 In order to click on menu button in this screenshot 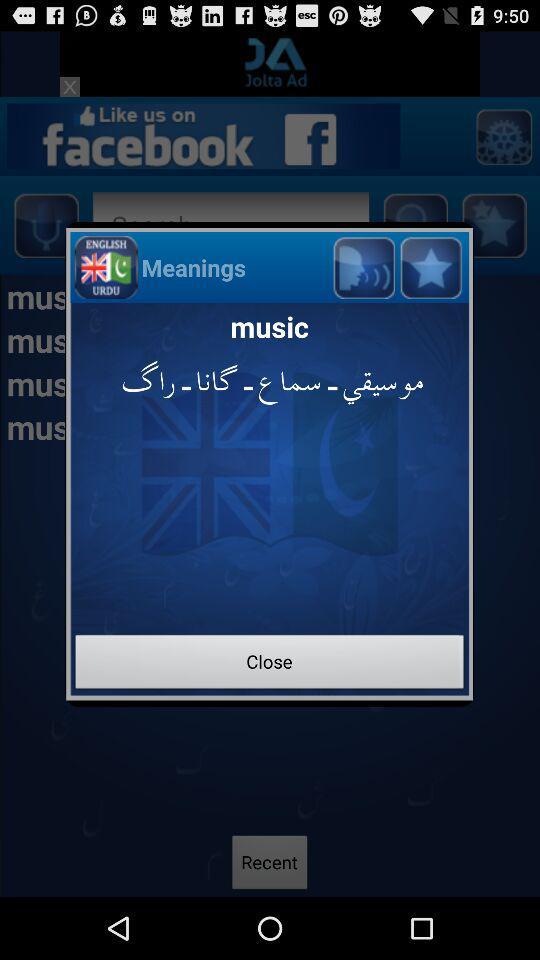, I will do `click(429, 266)`.